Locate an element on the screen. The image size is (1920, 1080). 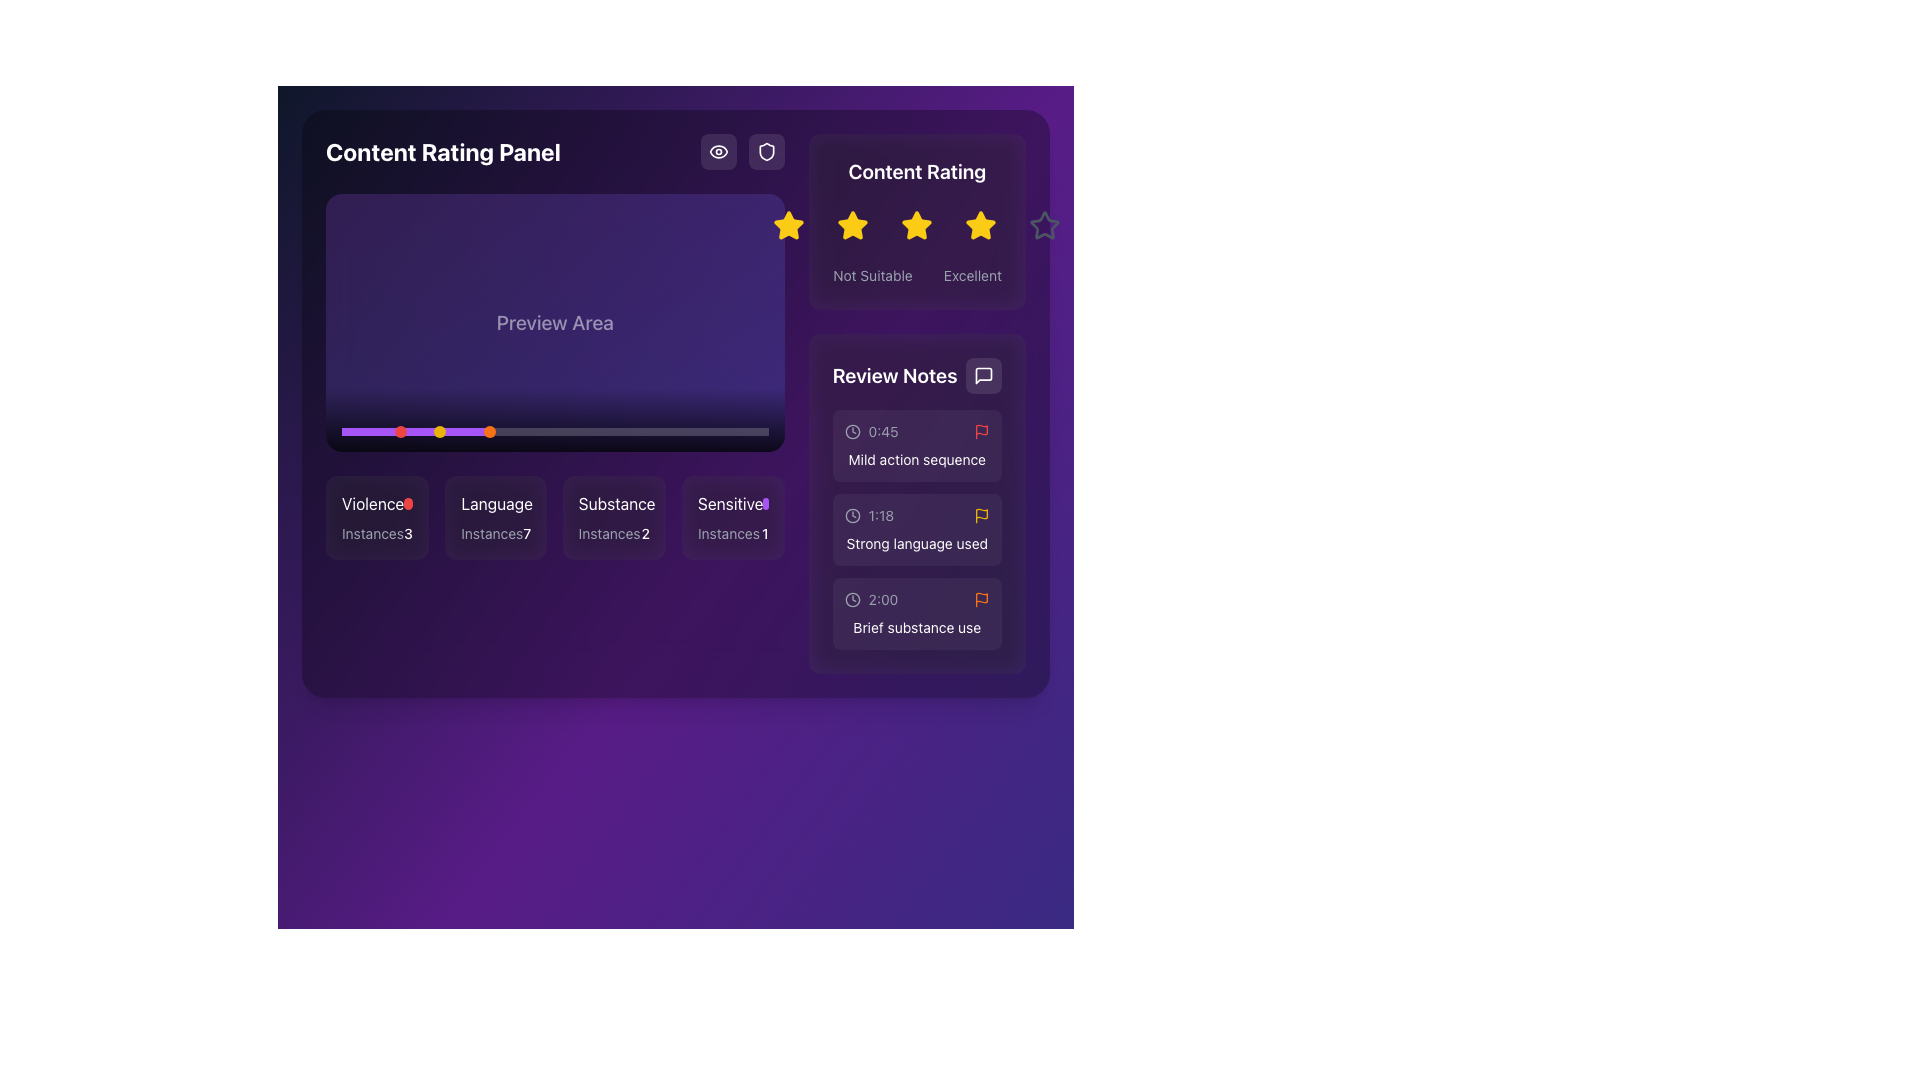
the fourth star-shaped icon in the rating system, which is filled with yellow and outlined is located at coordinates (981, 225).